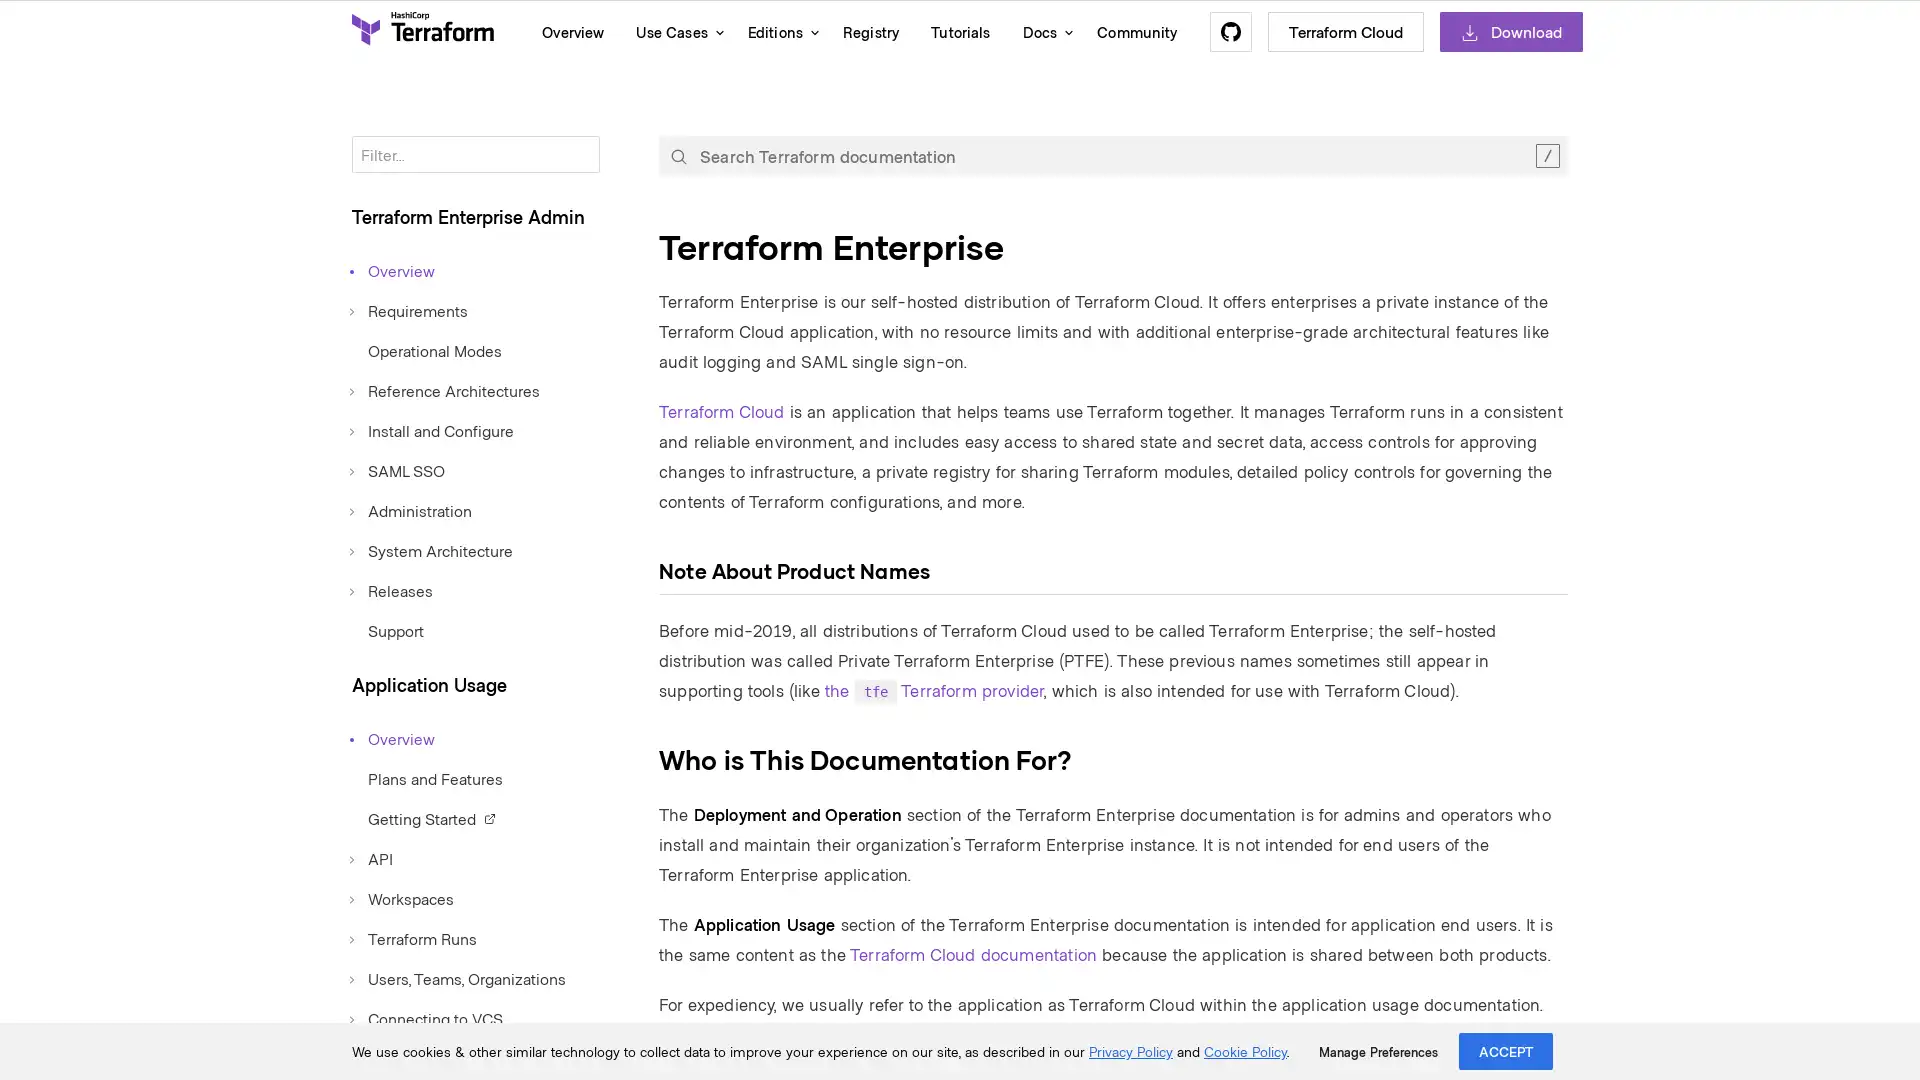 The height and width of the screenshot is (1080, 1920). Describe the element at coordinates (678, 154) in the screenshot. I see `Submit your search query.` at that location.